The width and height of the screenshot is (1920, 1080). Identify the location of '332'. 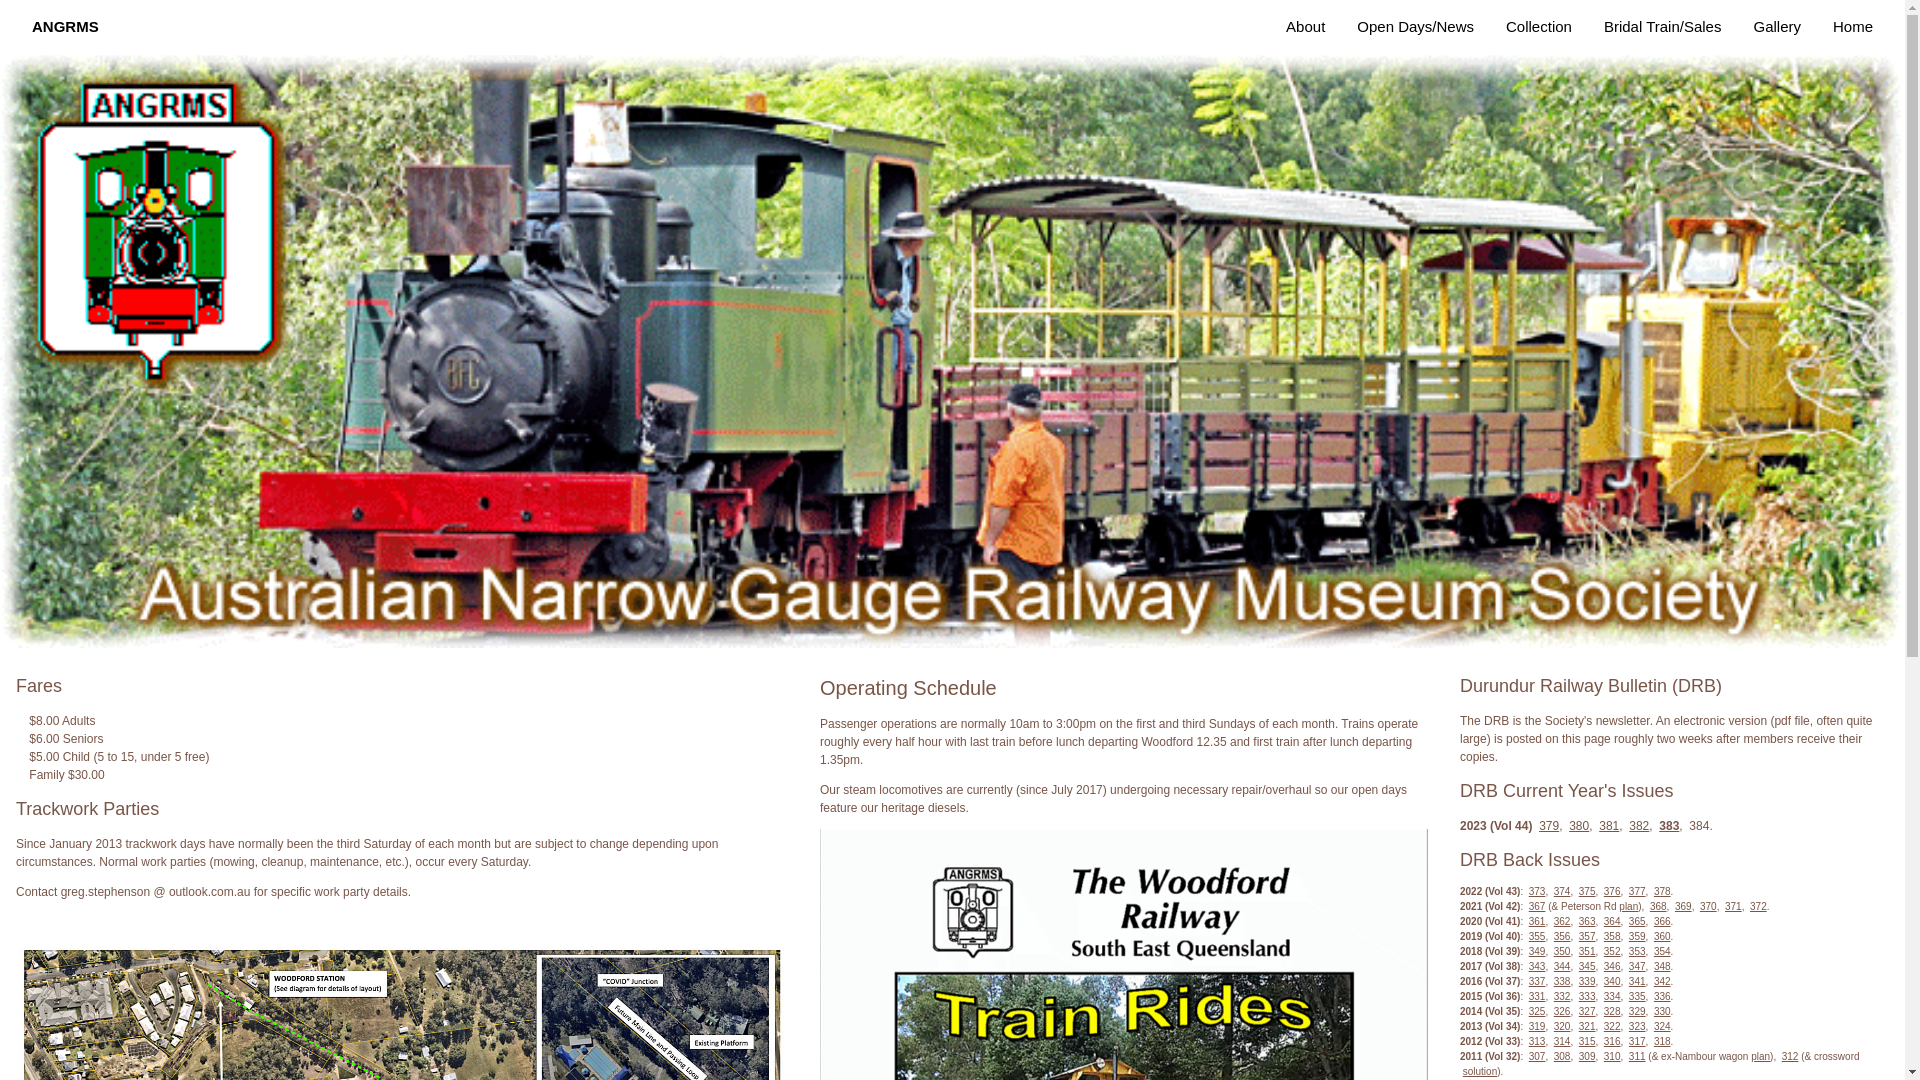
(1561, 996).